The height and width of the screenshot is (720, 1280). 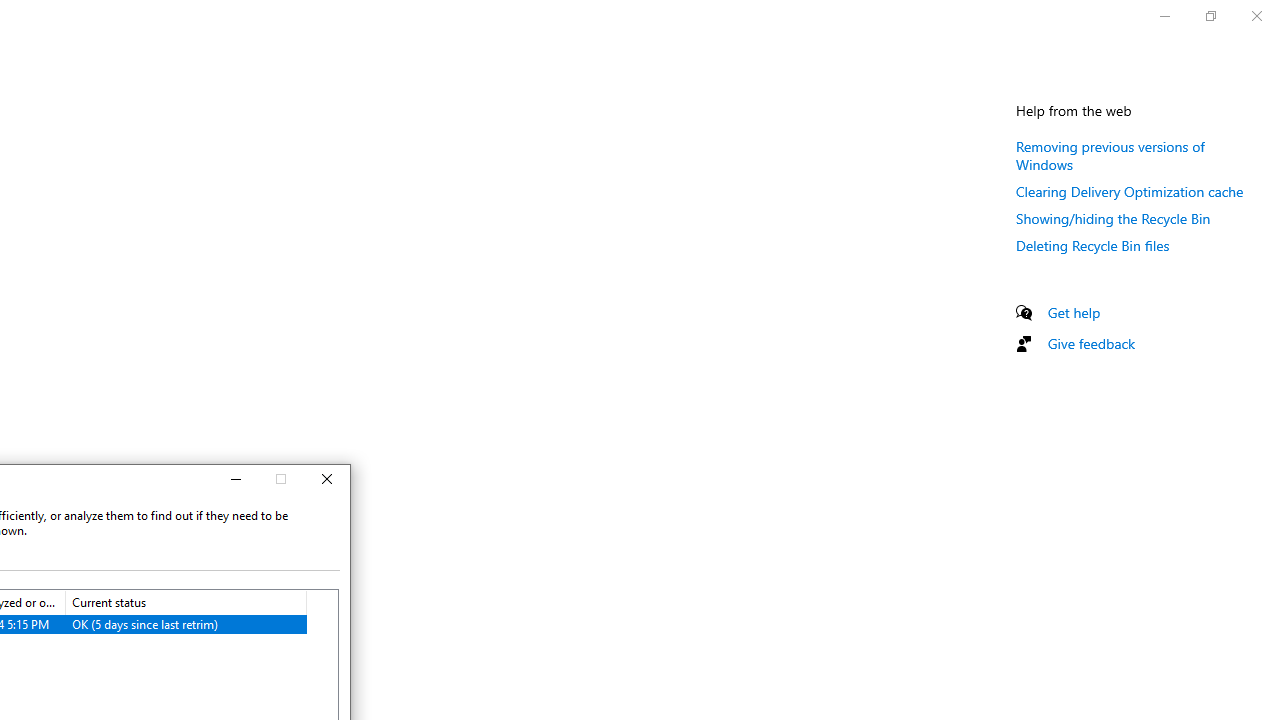 What do you see at coordinates (280, 480) in the screenshot?
I see `'Maximize'` at bounding box center [280, 480].